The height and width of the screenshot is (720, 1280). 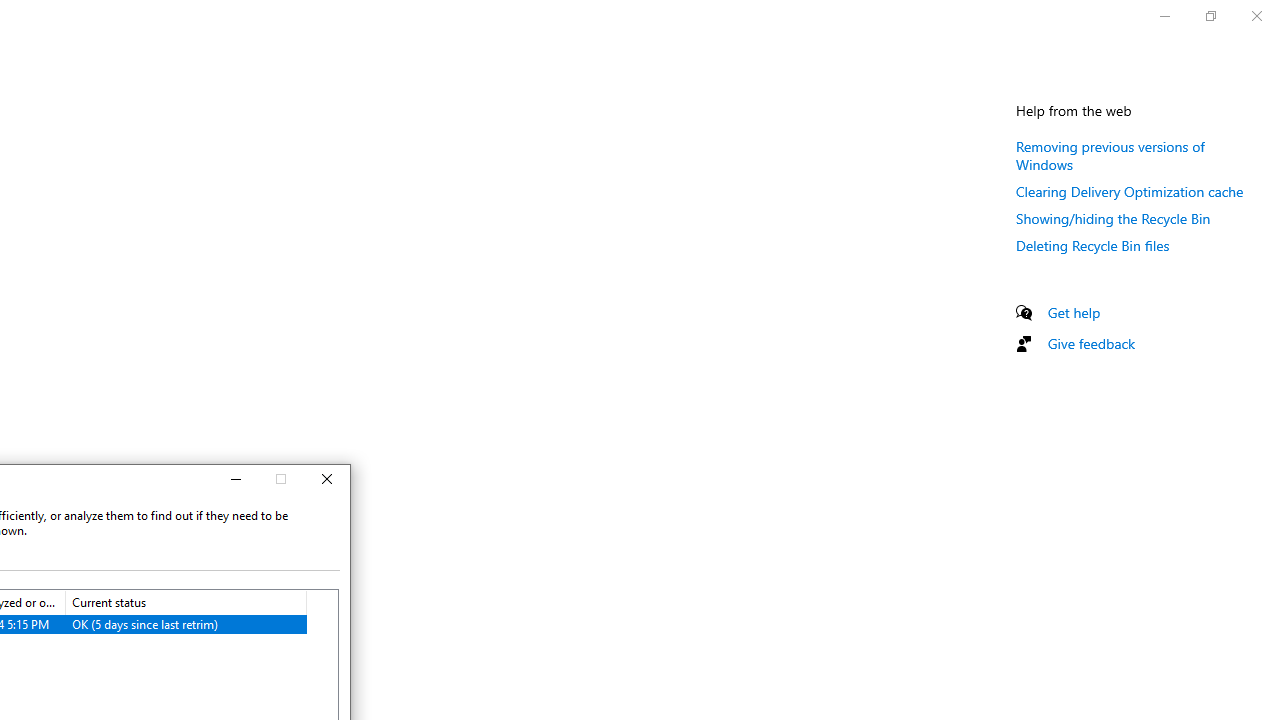 What do you see at coordinates (280, 480) in the screenshot?
I see `'Maximize'` at bounding box center [280, 480].